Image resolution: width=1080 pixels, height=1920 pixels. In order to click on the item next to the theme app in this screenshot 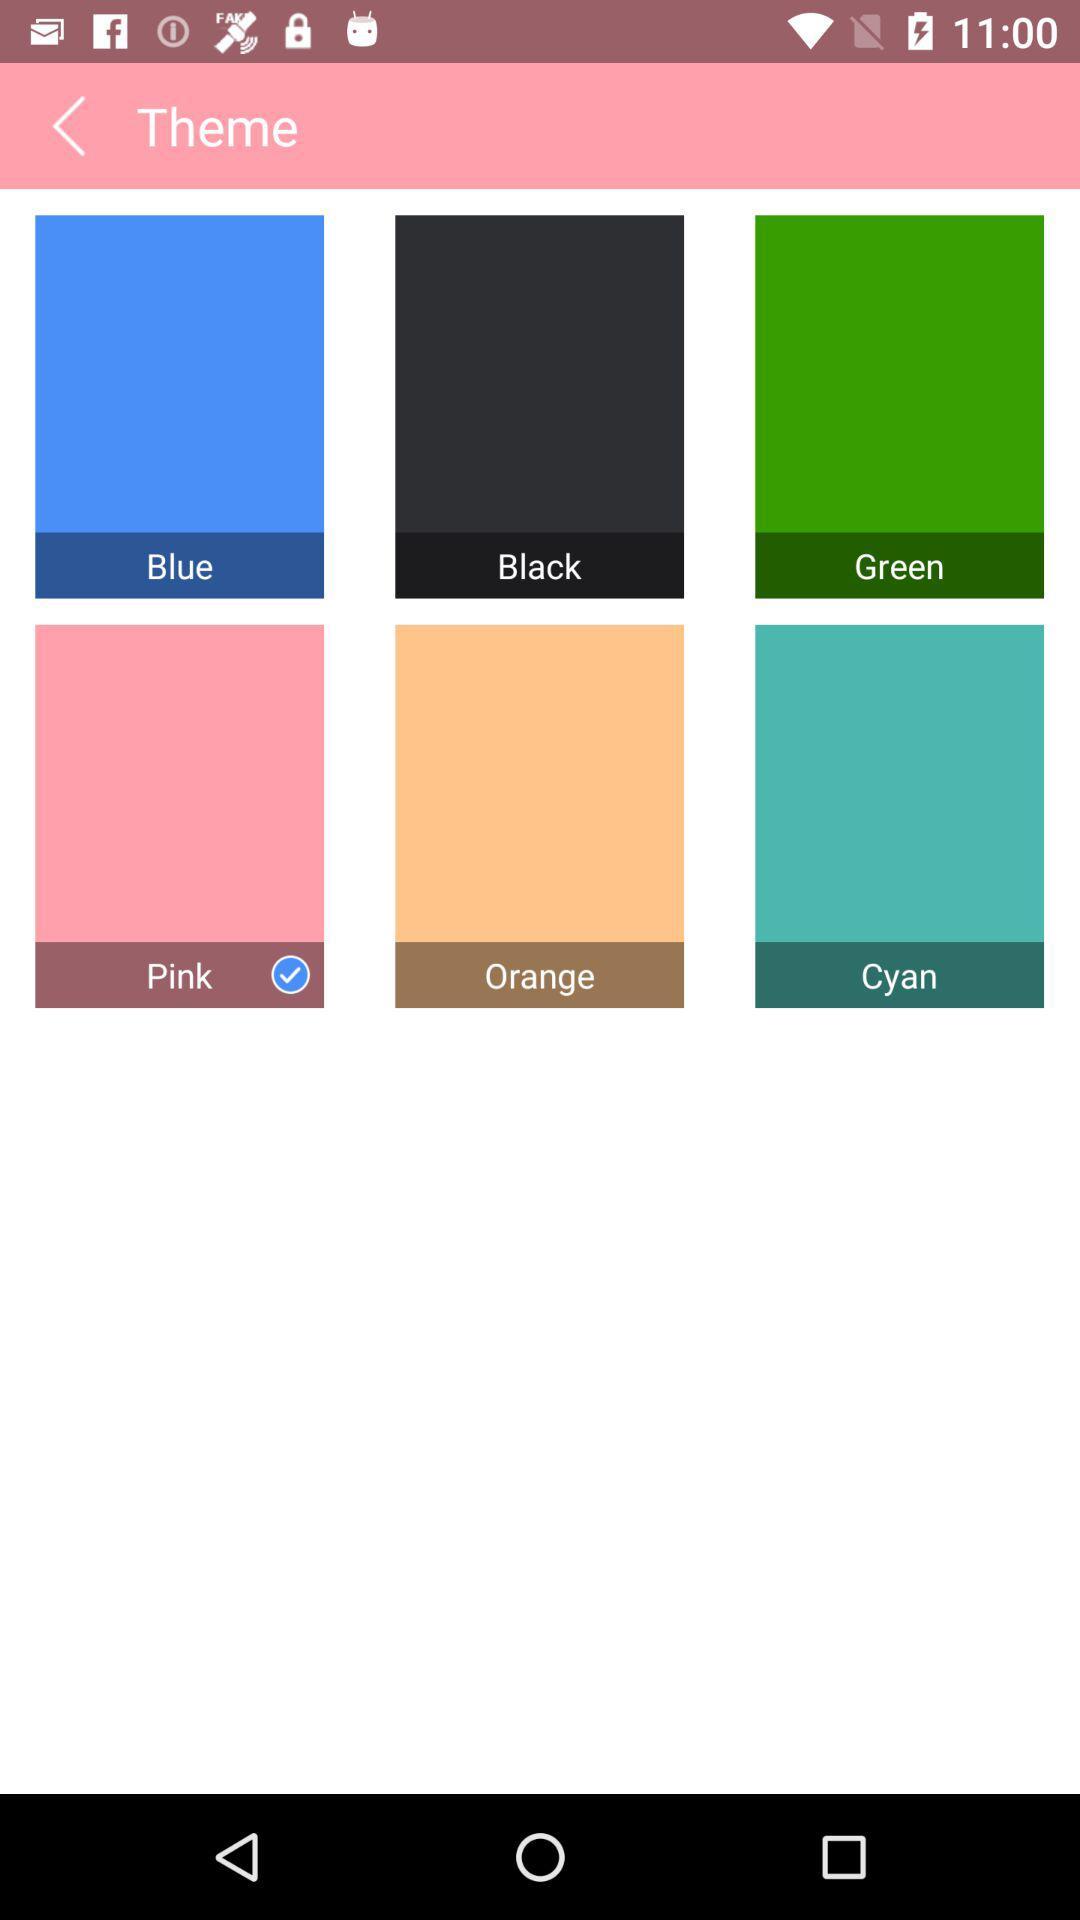, I will do `click(67, 124)`.